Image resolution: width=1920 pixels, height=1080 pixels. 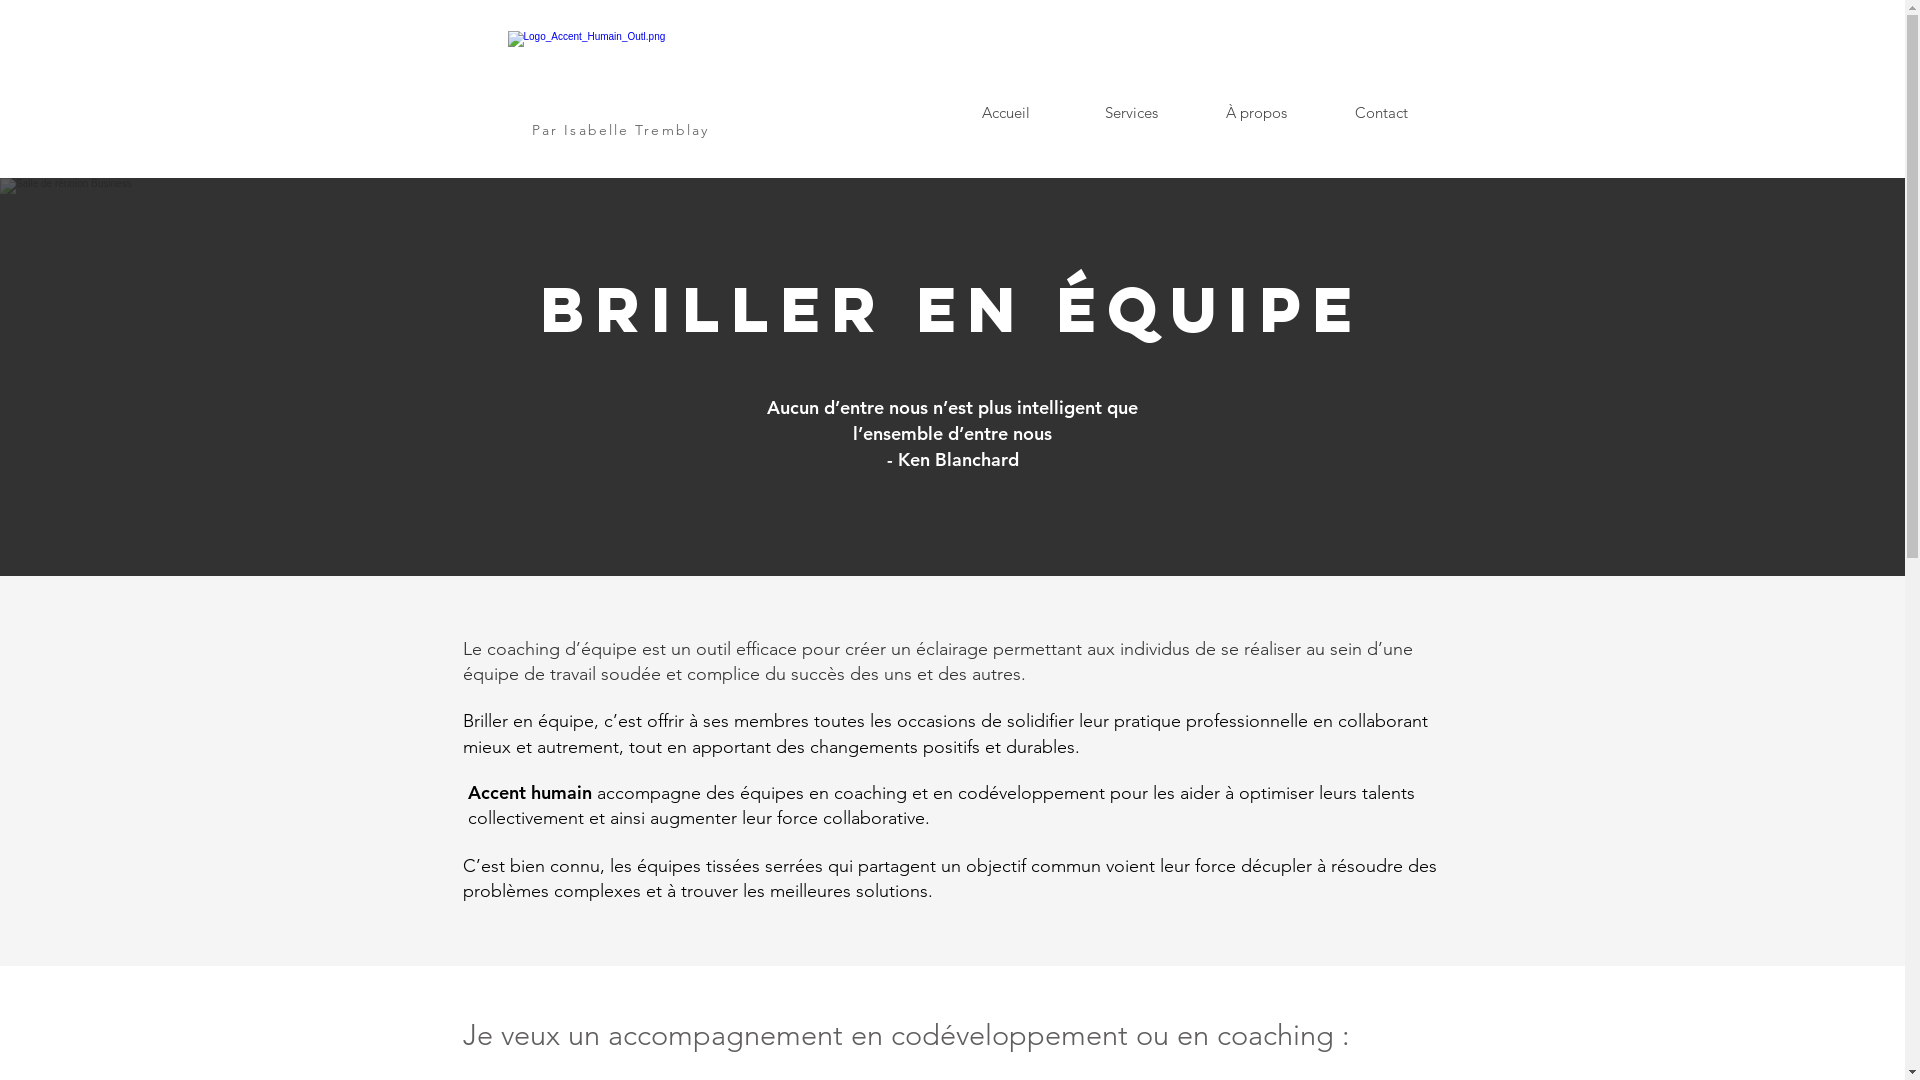 What do you see at coordinates (1006, 112) in the screenshot?
I see `'Accueil'` at bounding box center [1006, 112].